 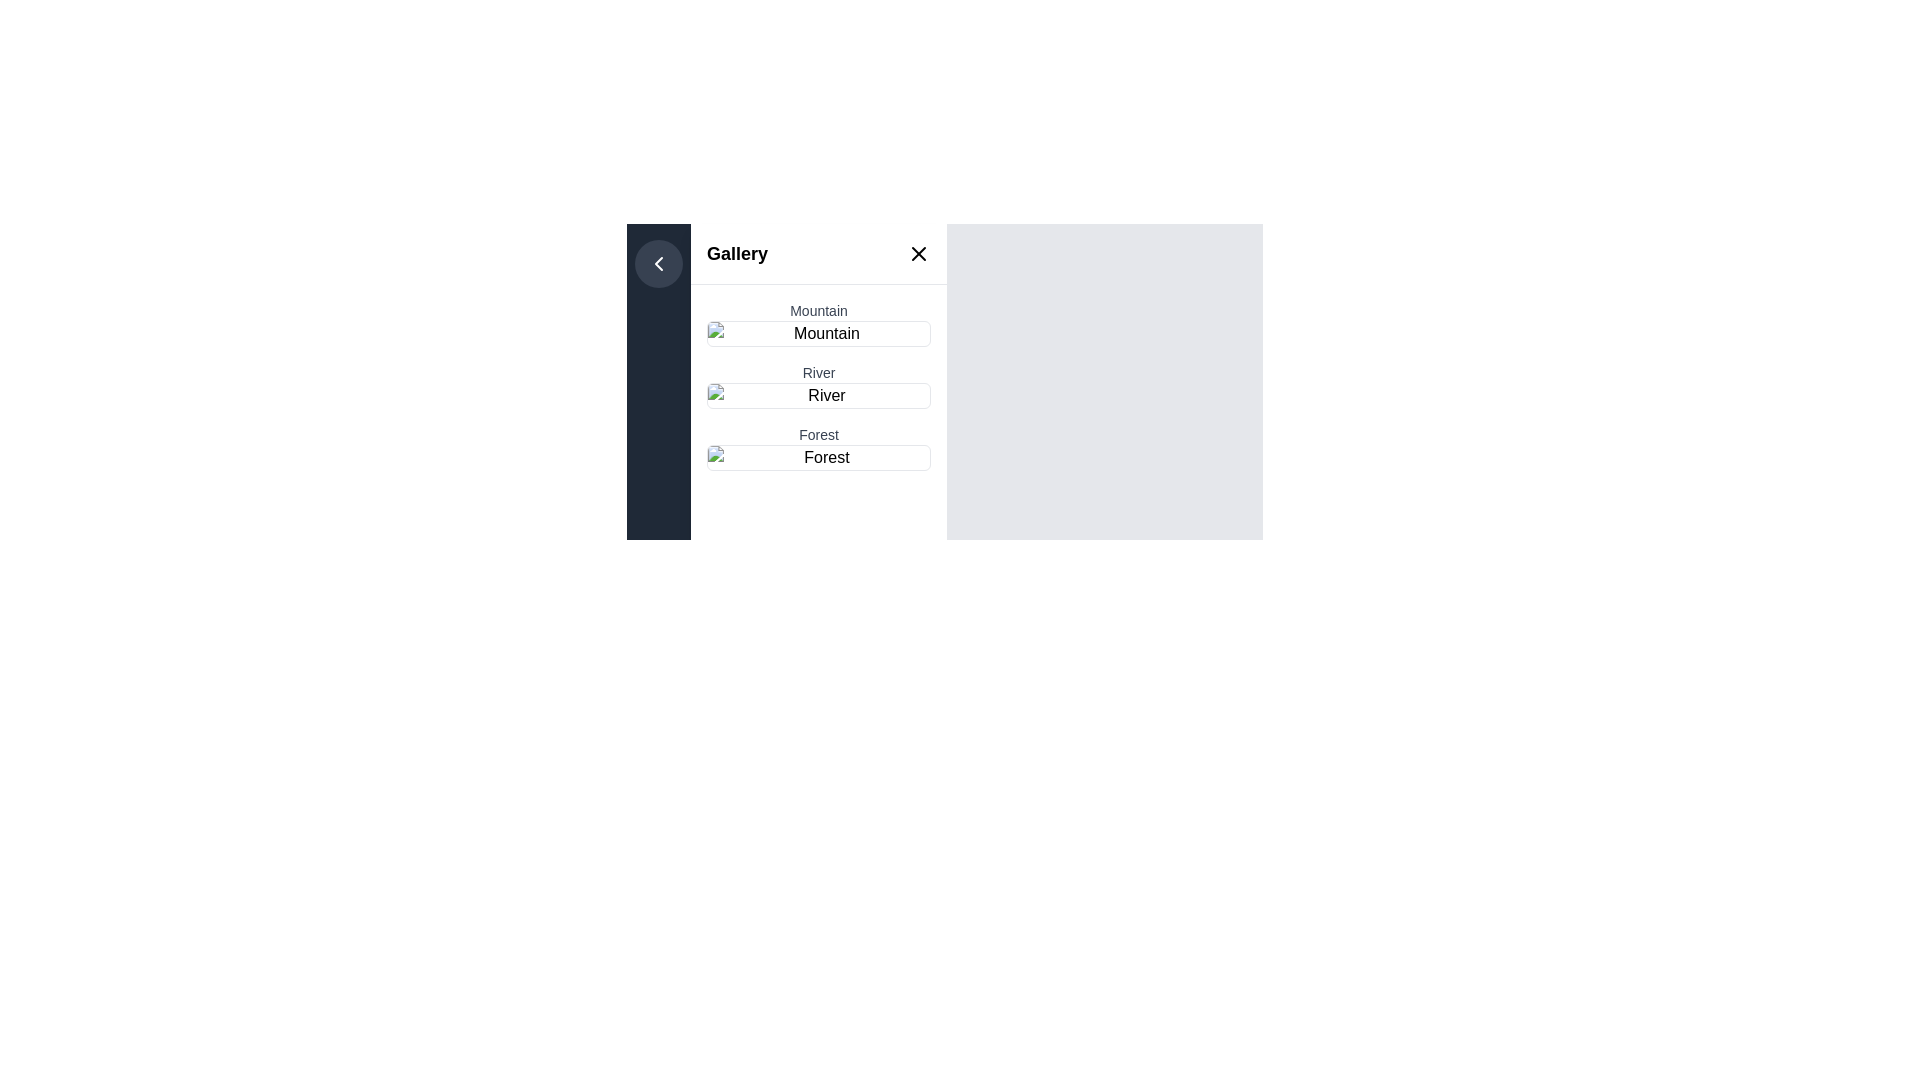 What do you see at coordinates (819, 333) in the screenshot?
I see `accessibility tools` at bounding box center [819, 333].